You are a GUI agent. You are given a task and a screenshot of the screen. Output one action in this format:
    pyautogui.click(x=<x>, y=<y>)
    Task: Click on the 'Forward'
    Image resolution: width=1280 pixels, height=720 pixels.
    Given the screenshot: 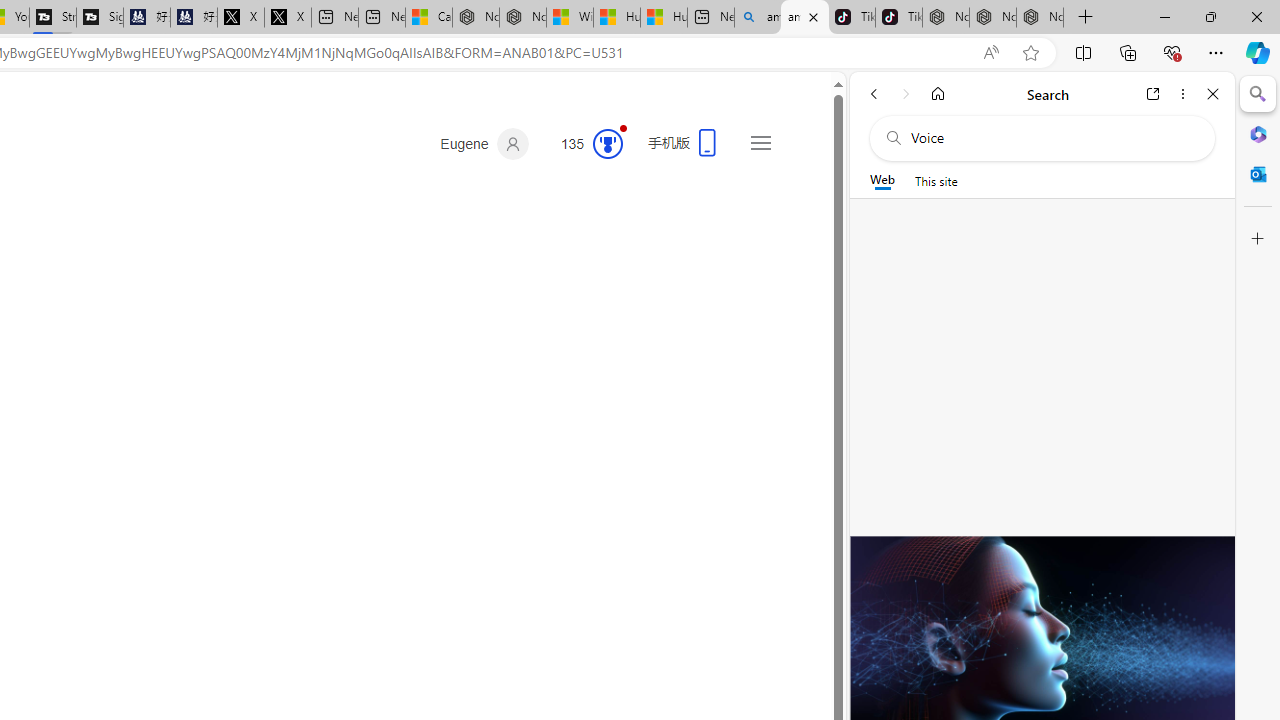 What is the action you would take?
    pyautogui.click(x=905, y=93)
    